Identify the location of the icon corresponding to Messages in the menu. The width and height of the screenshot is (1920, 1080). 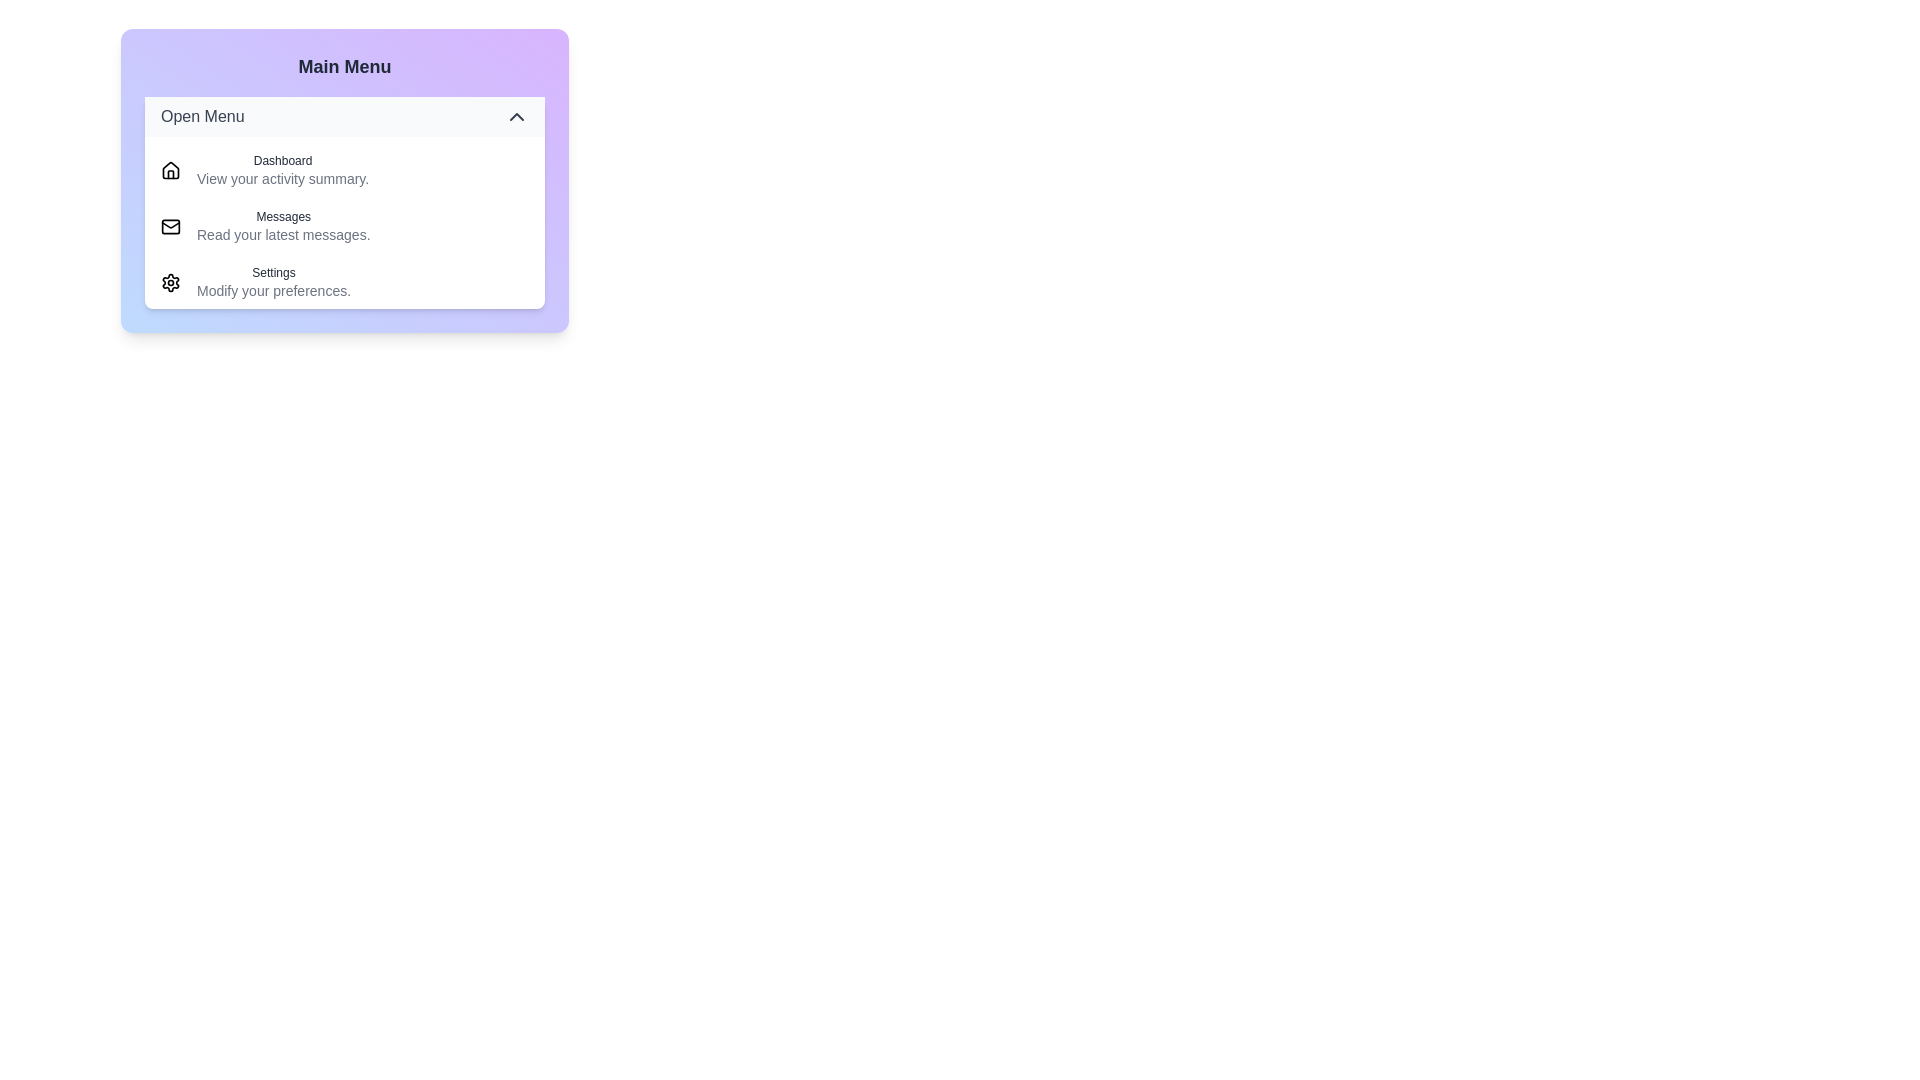
(171, 226).